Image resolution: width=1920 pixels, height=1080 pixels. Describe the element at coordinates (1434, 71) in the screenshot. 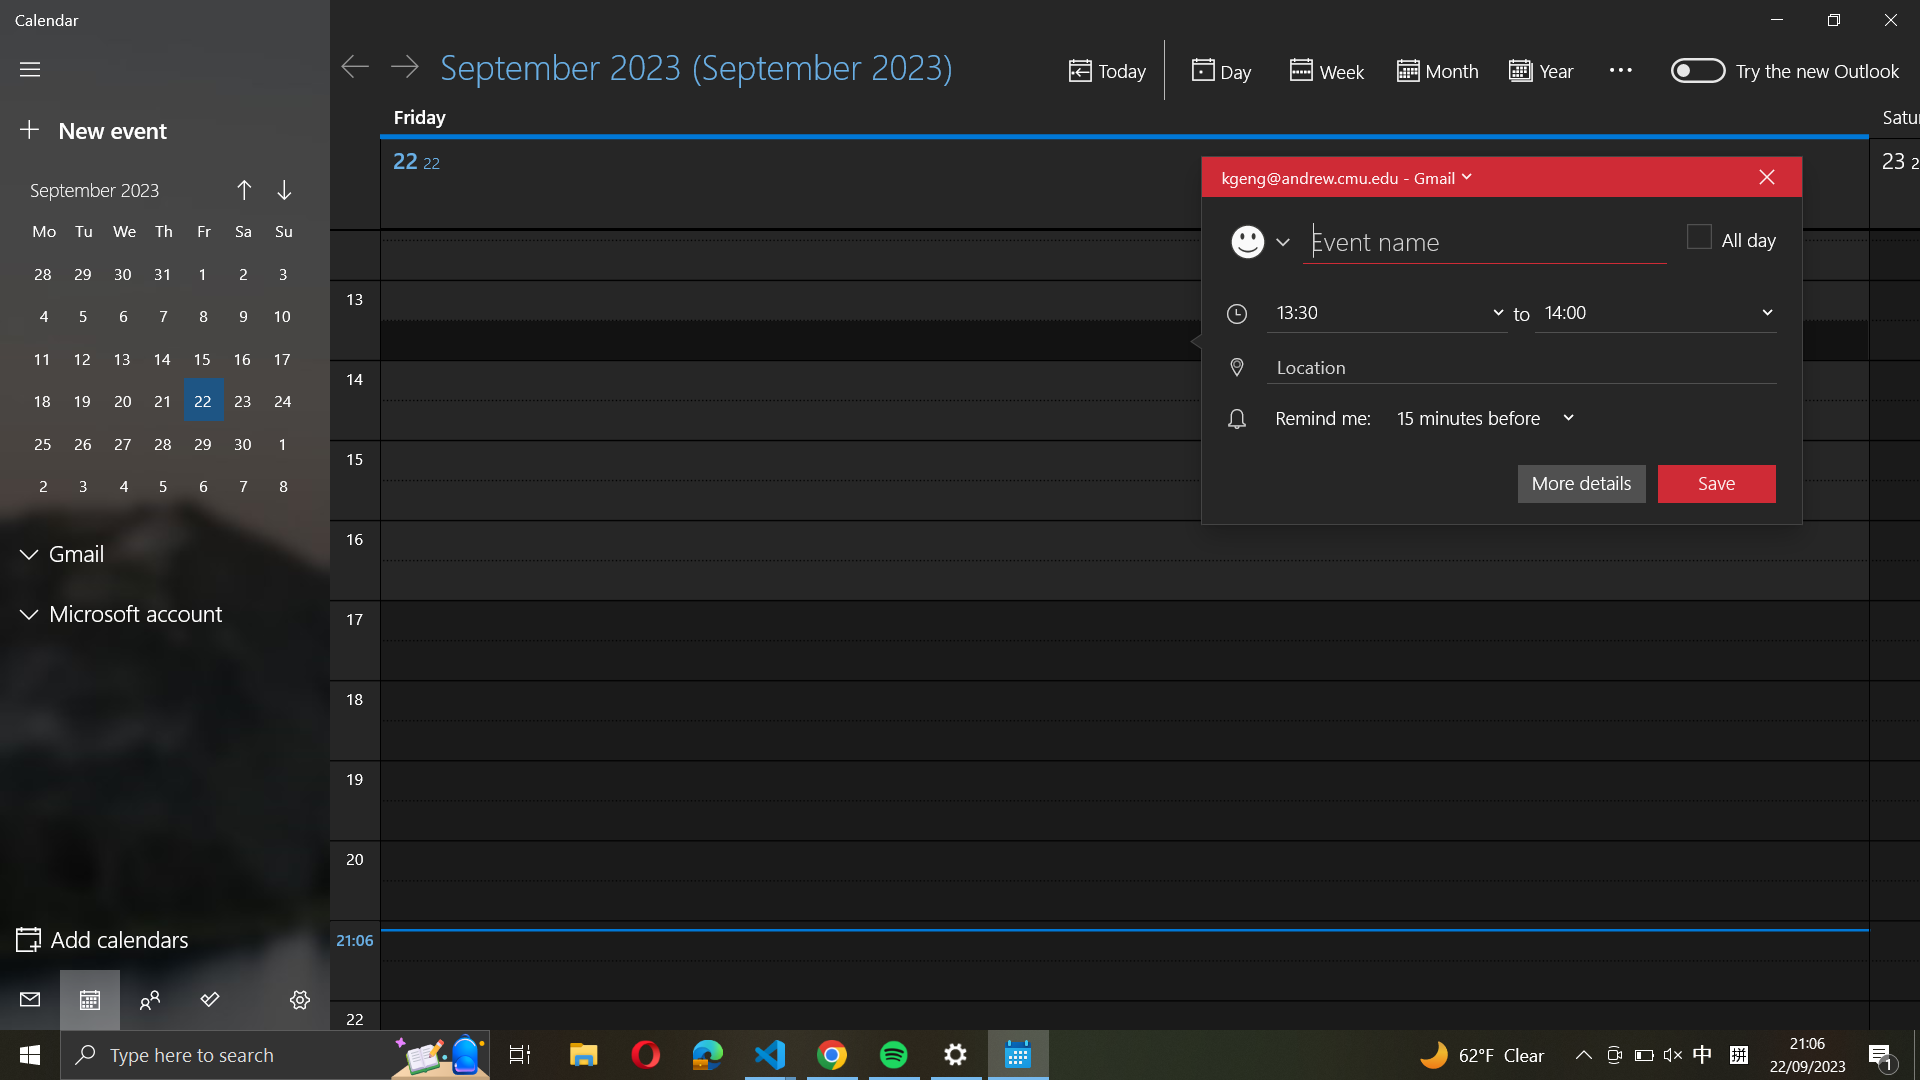

I see `Show the calendar for the month` at that location.